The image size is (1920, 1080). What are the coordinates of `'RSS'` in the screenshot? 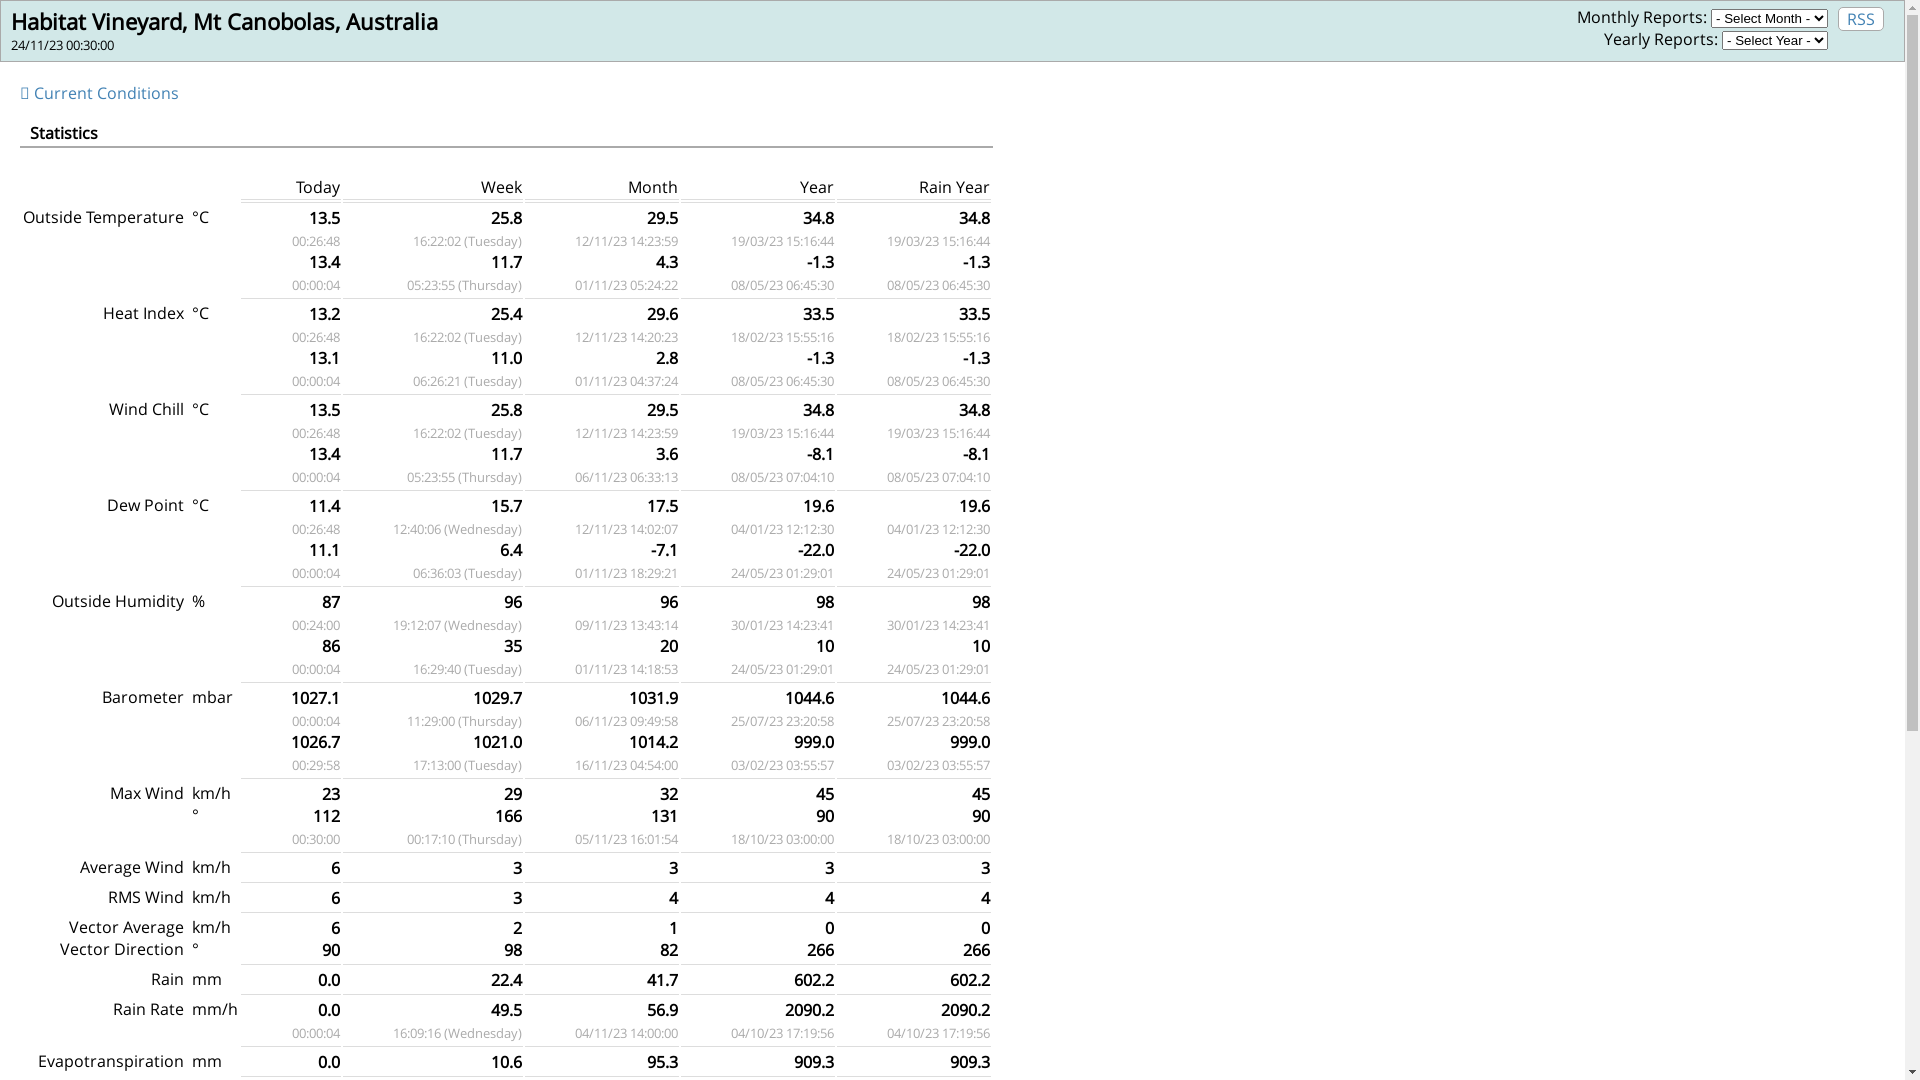 It's located at (1860, 19).